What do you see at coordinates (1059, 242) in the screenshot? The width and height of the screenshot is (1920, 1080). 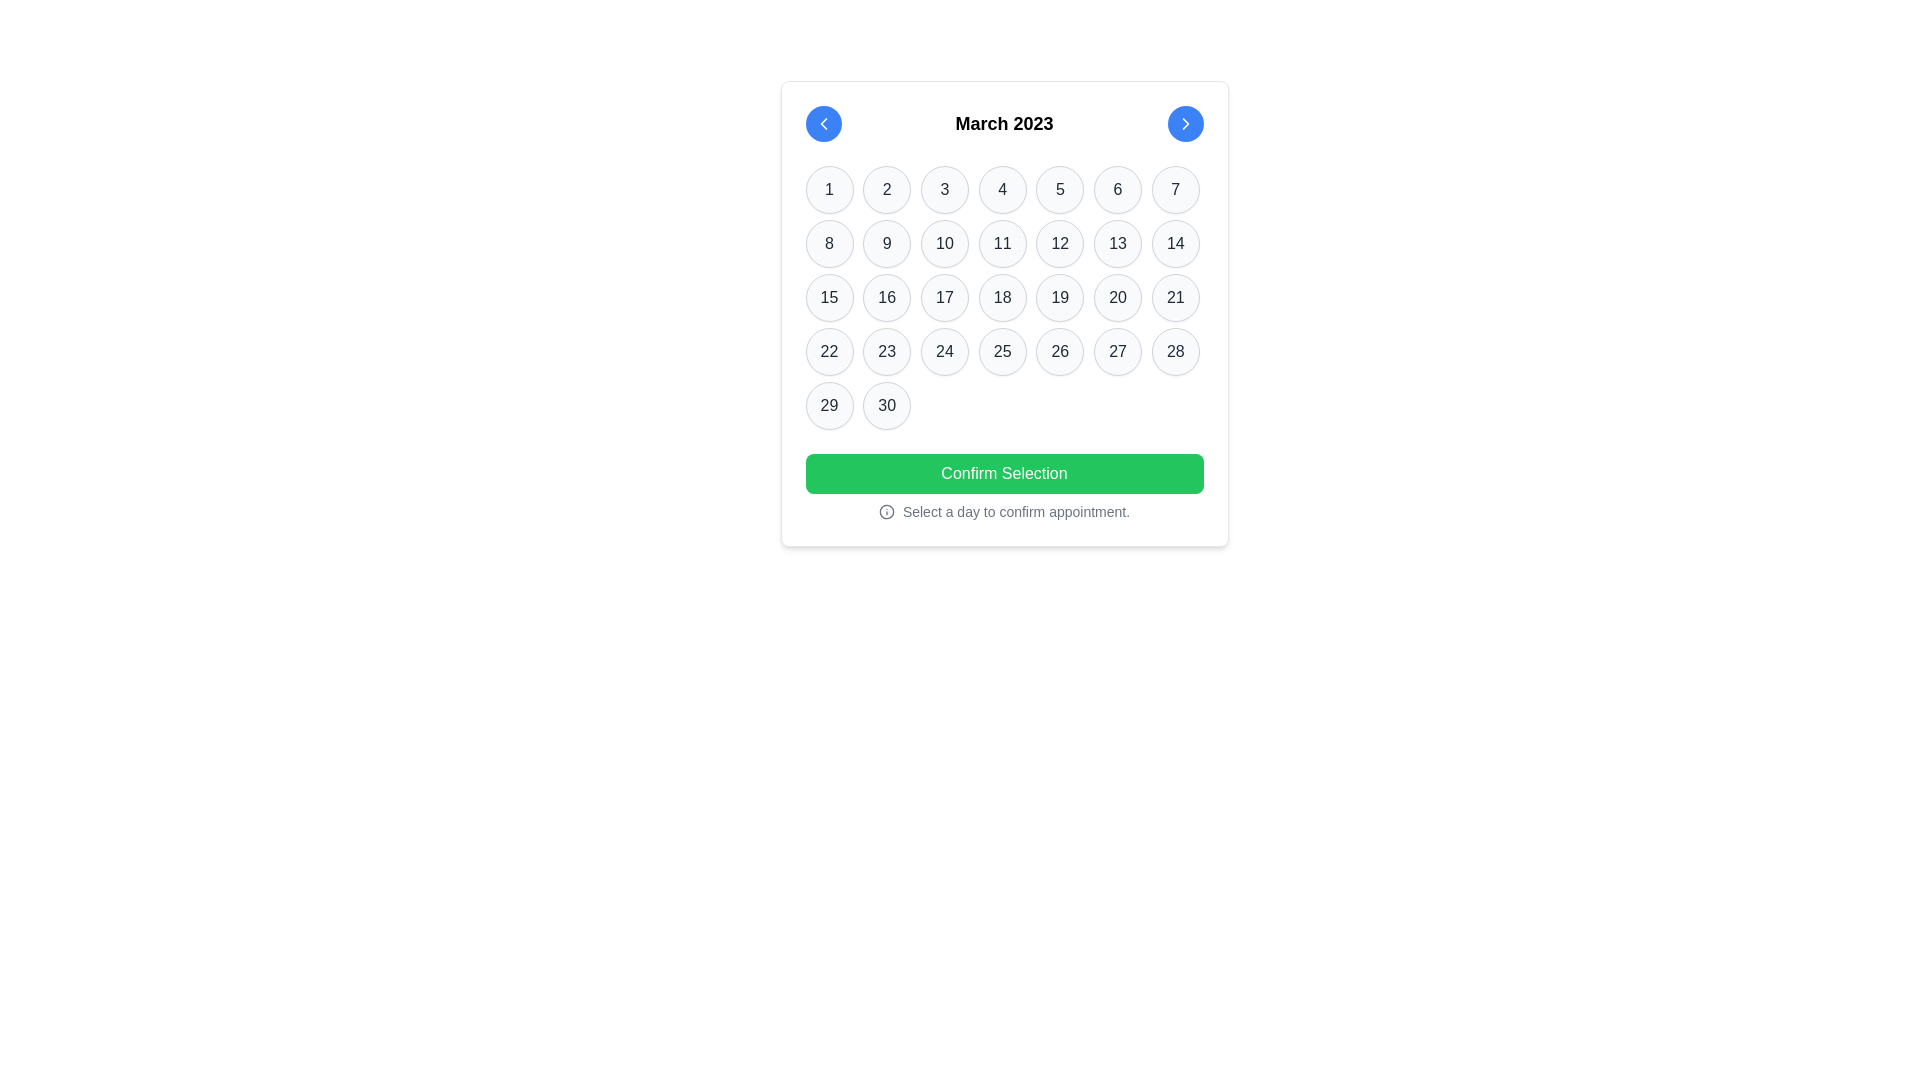 I see `the circular button labeled '12' with a light gray background` at bounding box center [1059, 242].